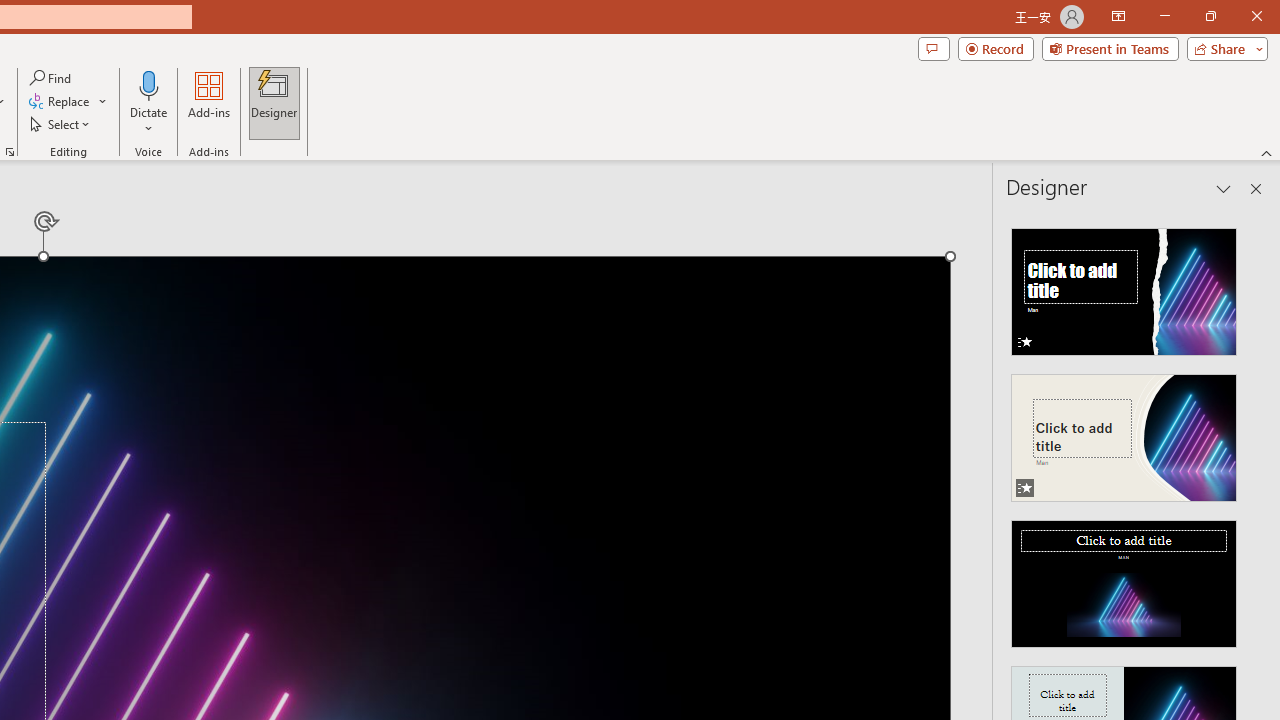  What do you see at coordinates (1209, 16) in the screenshot?
I see `'Restore Down'` at bounding box center [1209, 16].